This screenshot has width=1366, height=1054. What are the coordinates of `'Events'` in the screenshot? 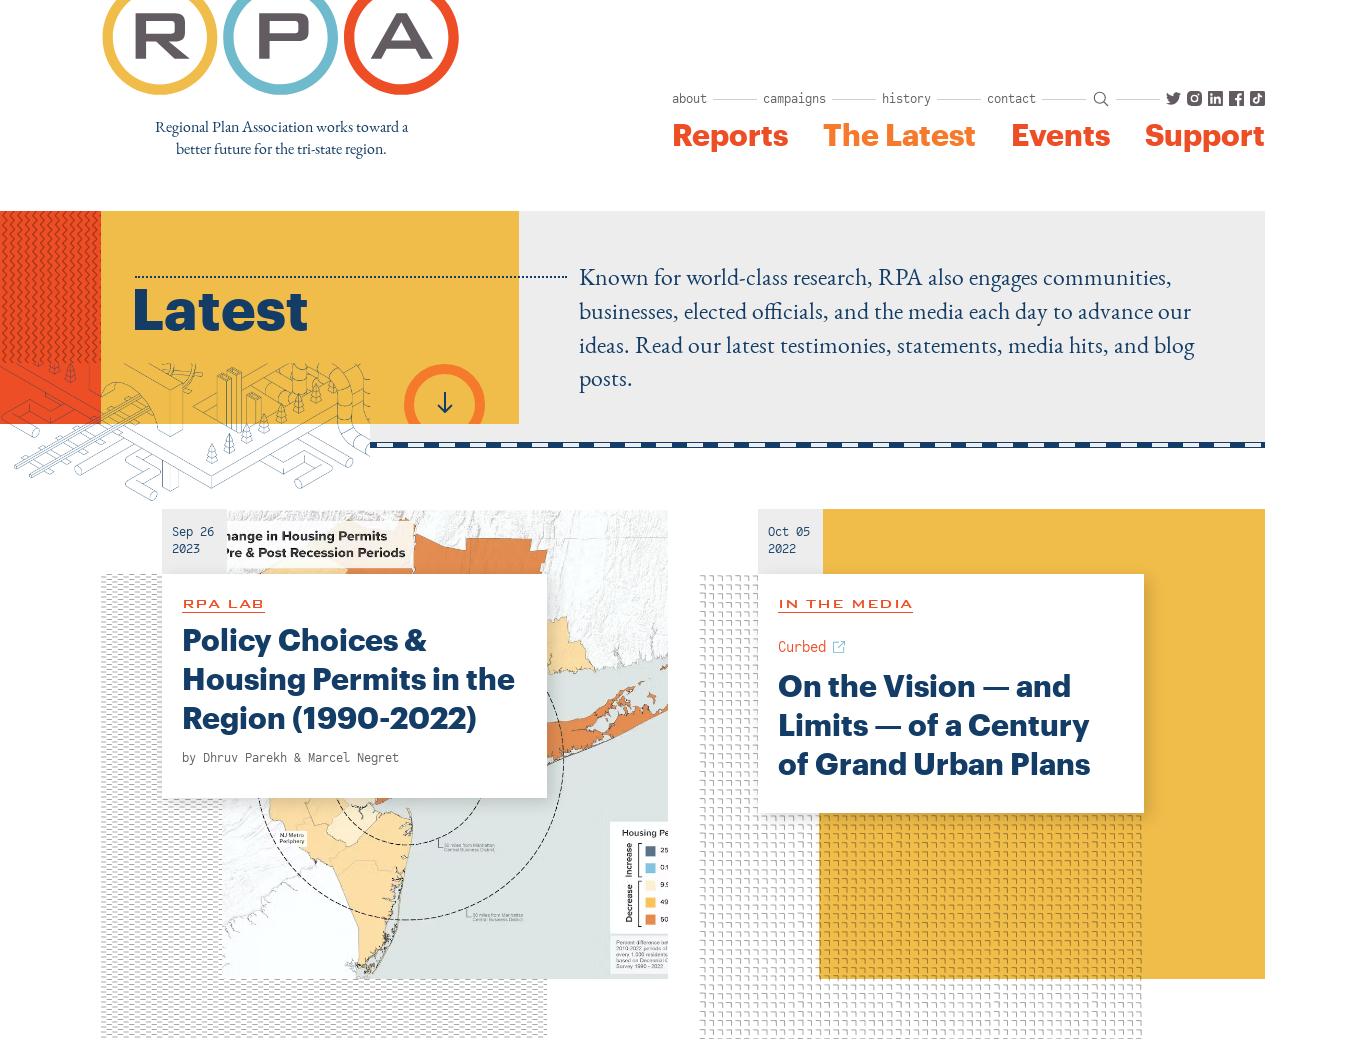 It's located at (1010, 134).